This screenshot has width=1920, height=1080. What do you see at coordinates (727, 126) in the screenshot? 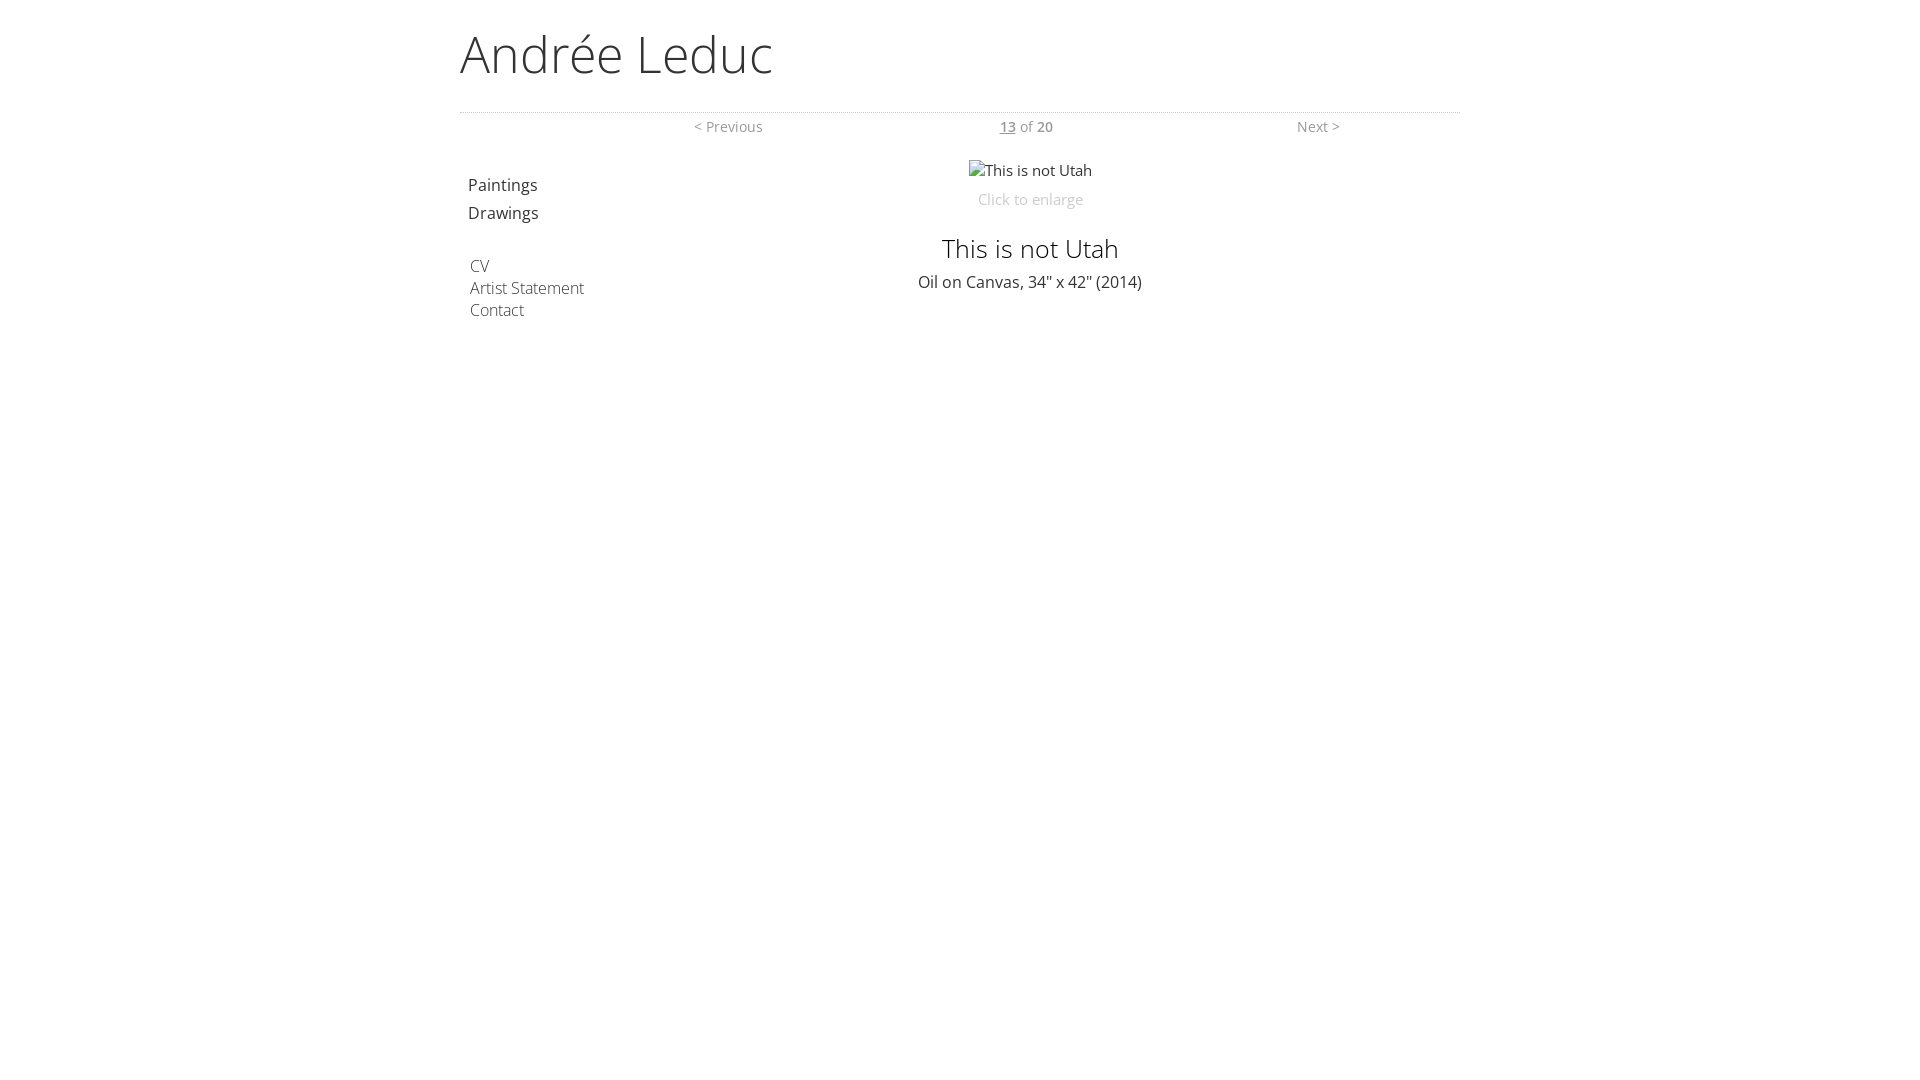
I see `'< Previous'` at bounding box center [727, 126].